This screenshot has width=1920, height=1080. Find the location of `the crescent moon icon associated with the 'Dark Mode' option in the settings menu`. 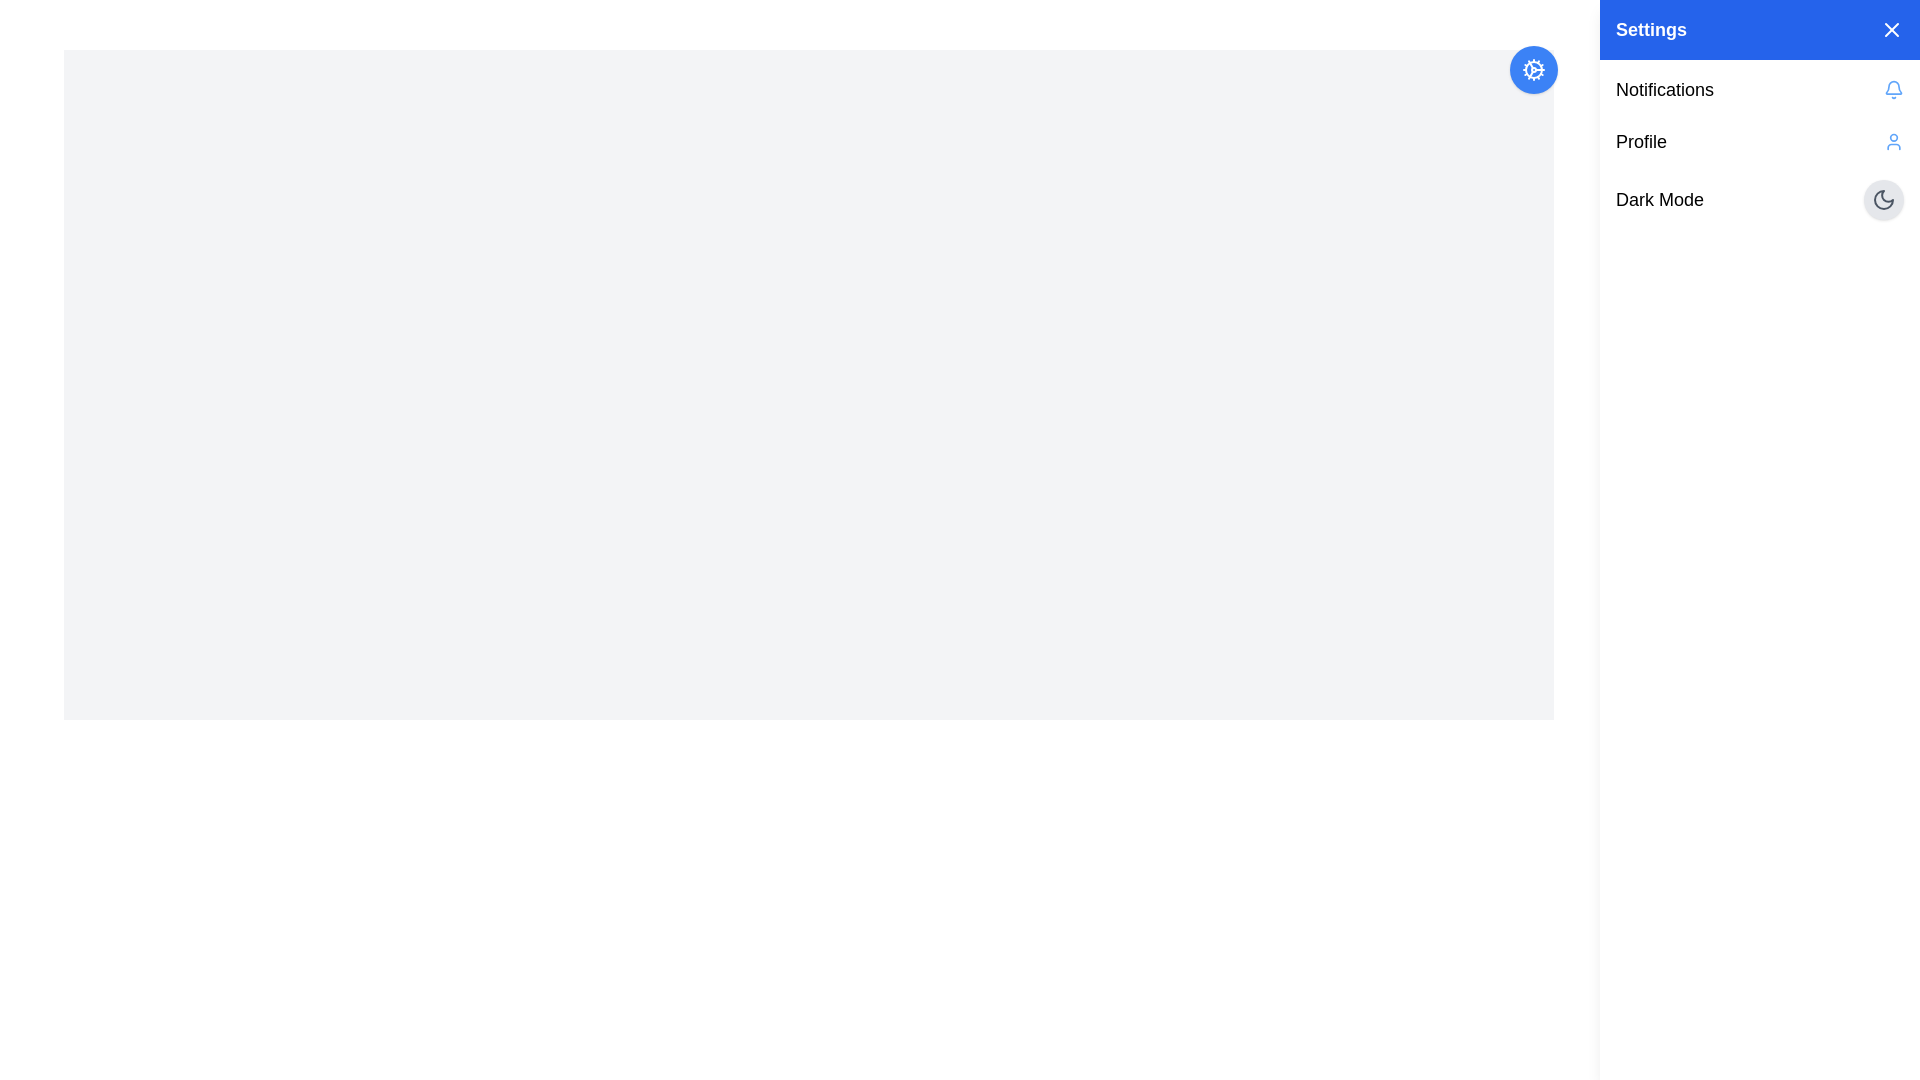

the crescent moon icon associated with the 'Dark Mode' option in the settings menu is located at coordinates (1882, 200).